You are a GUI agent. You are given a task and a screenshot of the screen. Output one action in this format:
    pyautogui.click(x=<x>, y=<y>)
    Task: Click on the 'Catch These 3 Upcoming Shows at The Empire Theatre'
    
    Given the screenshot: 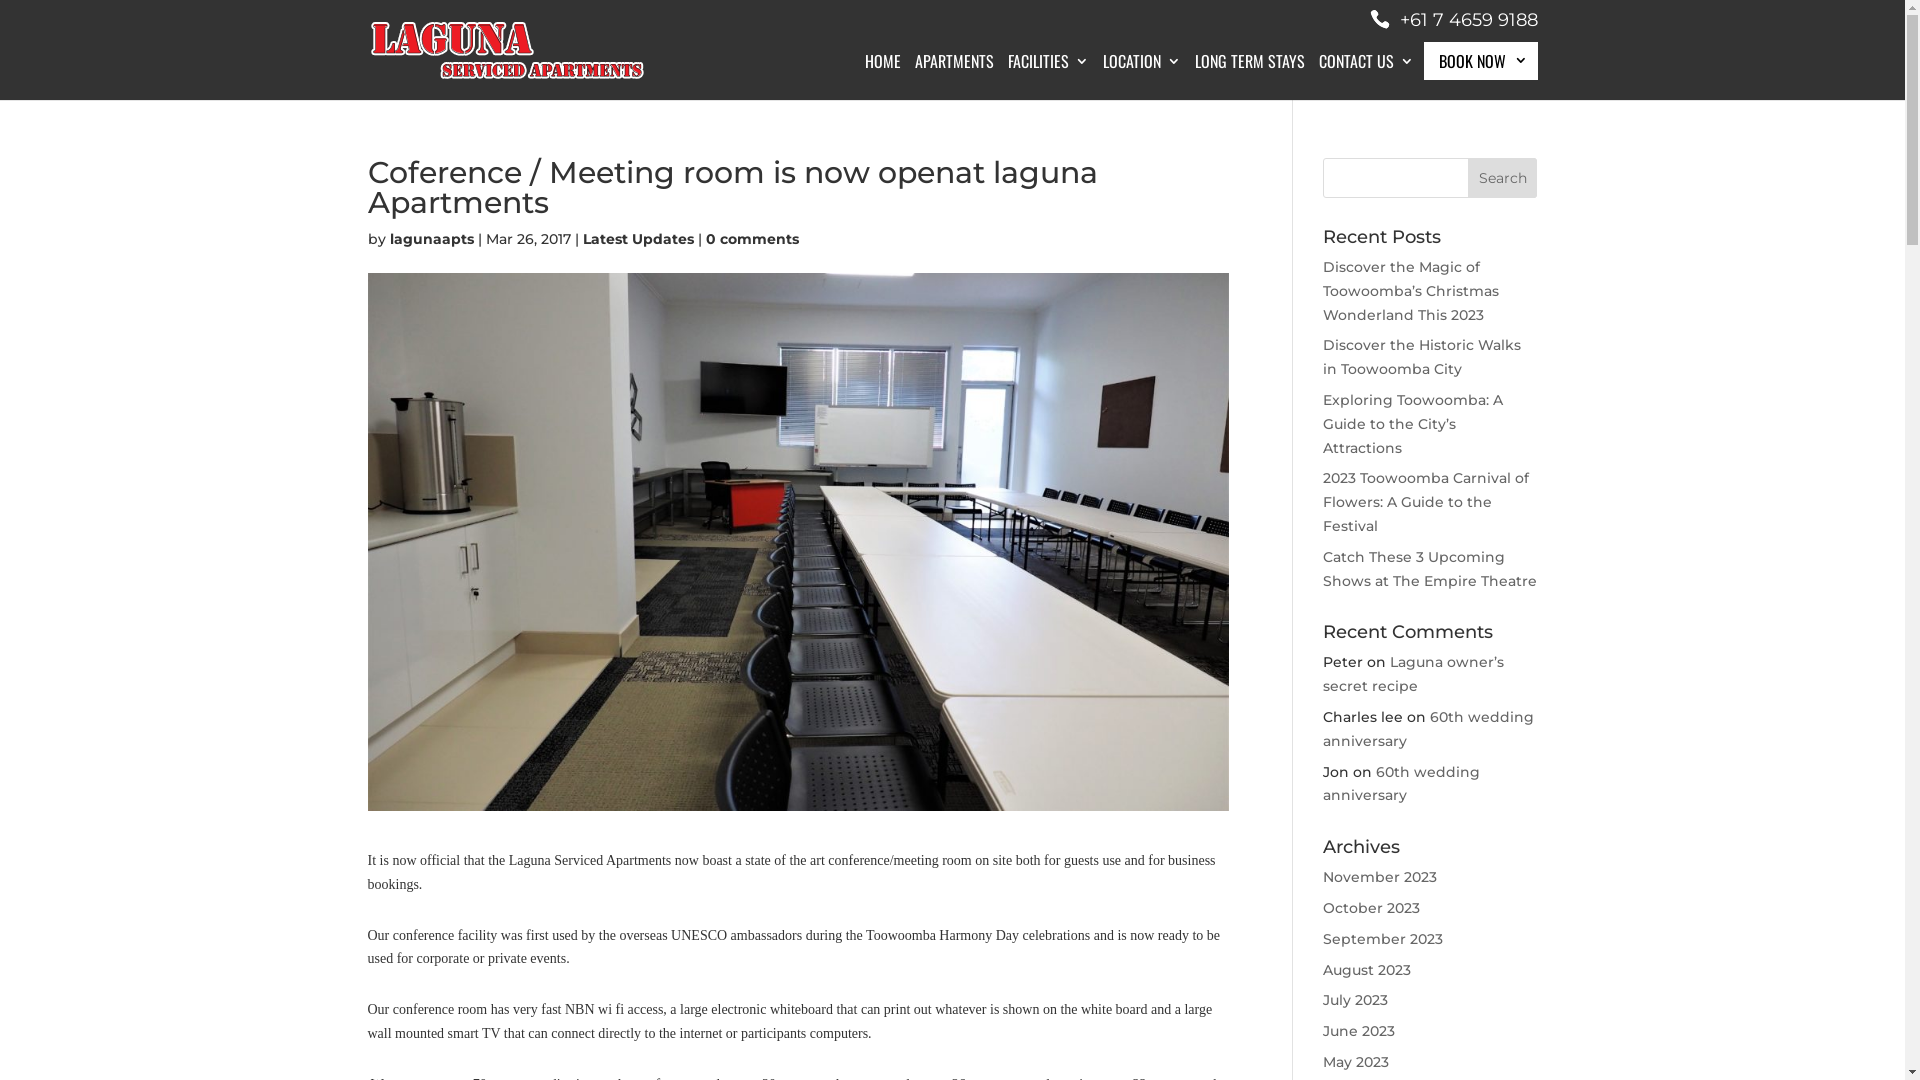 What is the action you would take?
    pyautogui.click(x=1429, y=569)
    